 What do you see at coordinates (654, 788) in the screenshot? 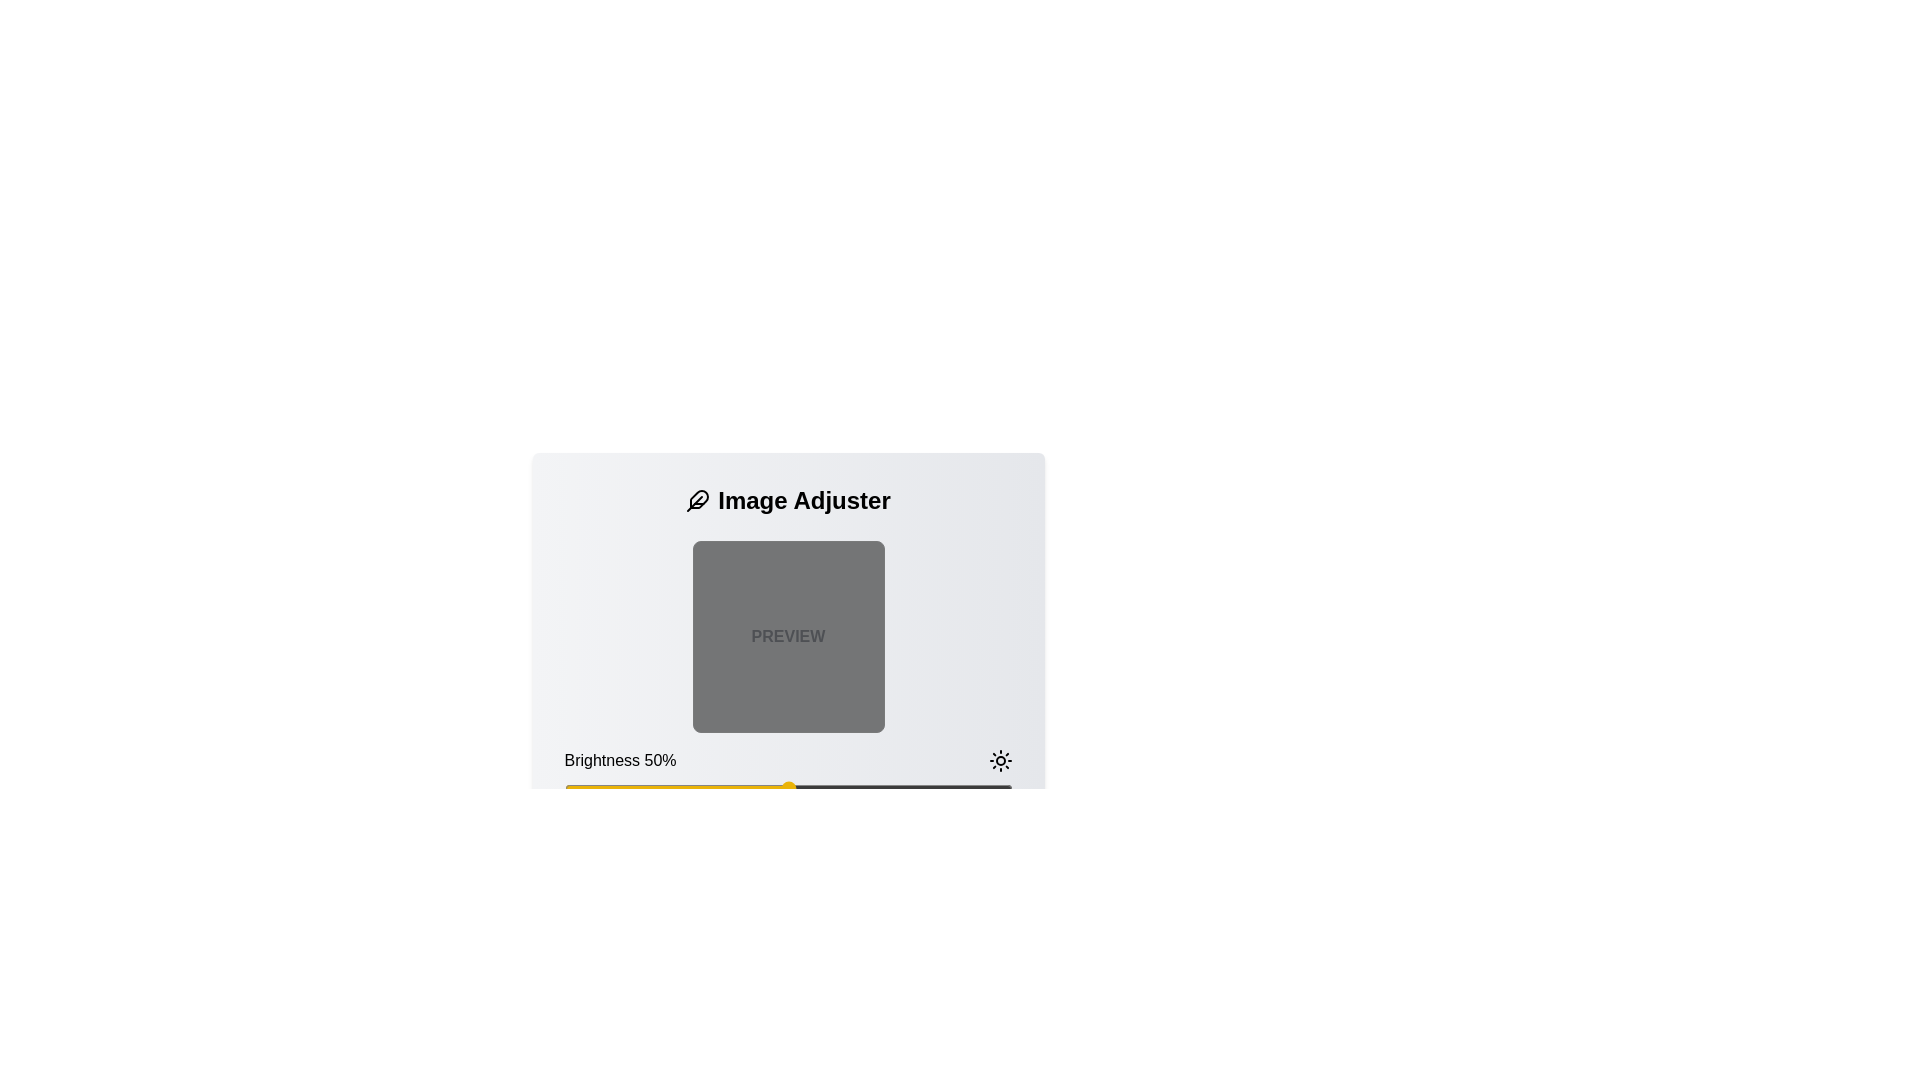
I see `the slider` at bounding box center [654, 788].